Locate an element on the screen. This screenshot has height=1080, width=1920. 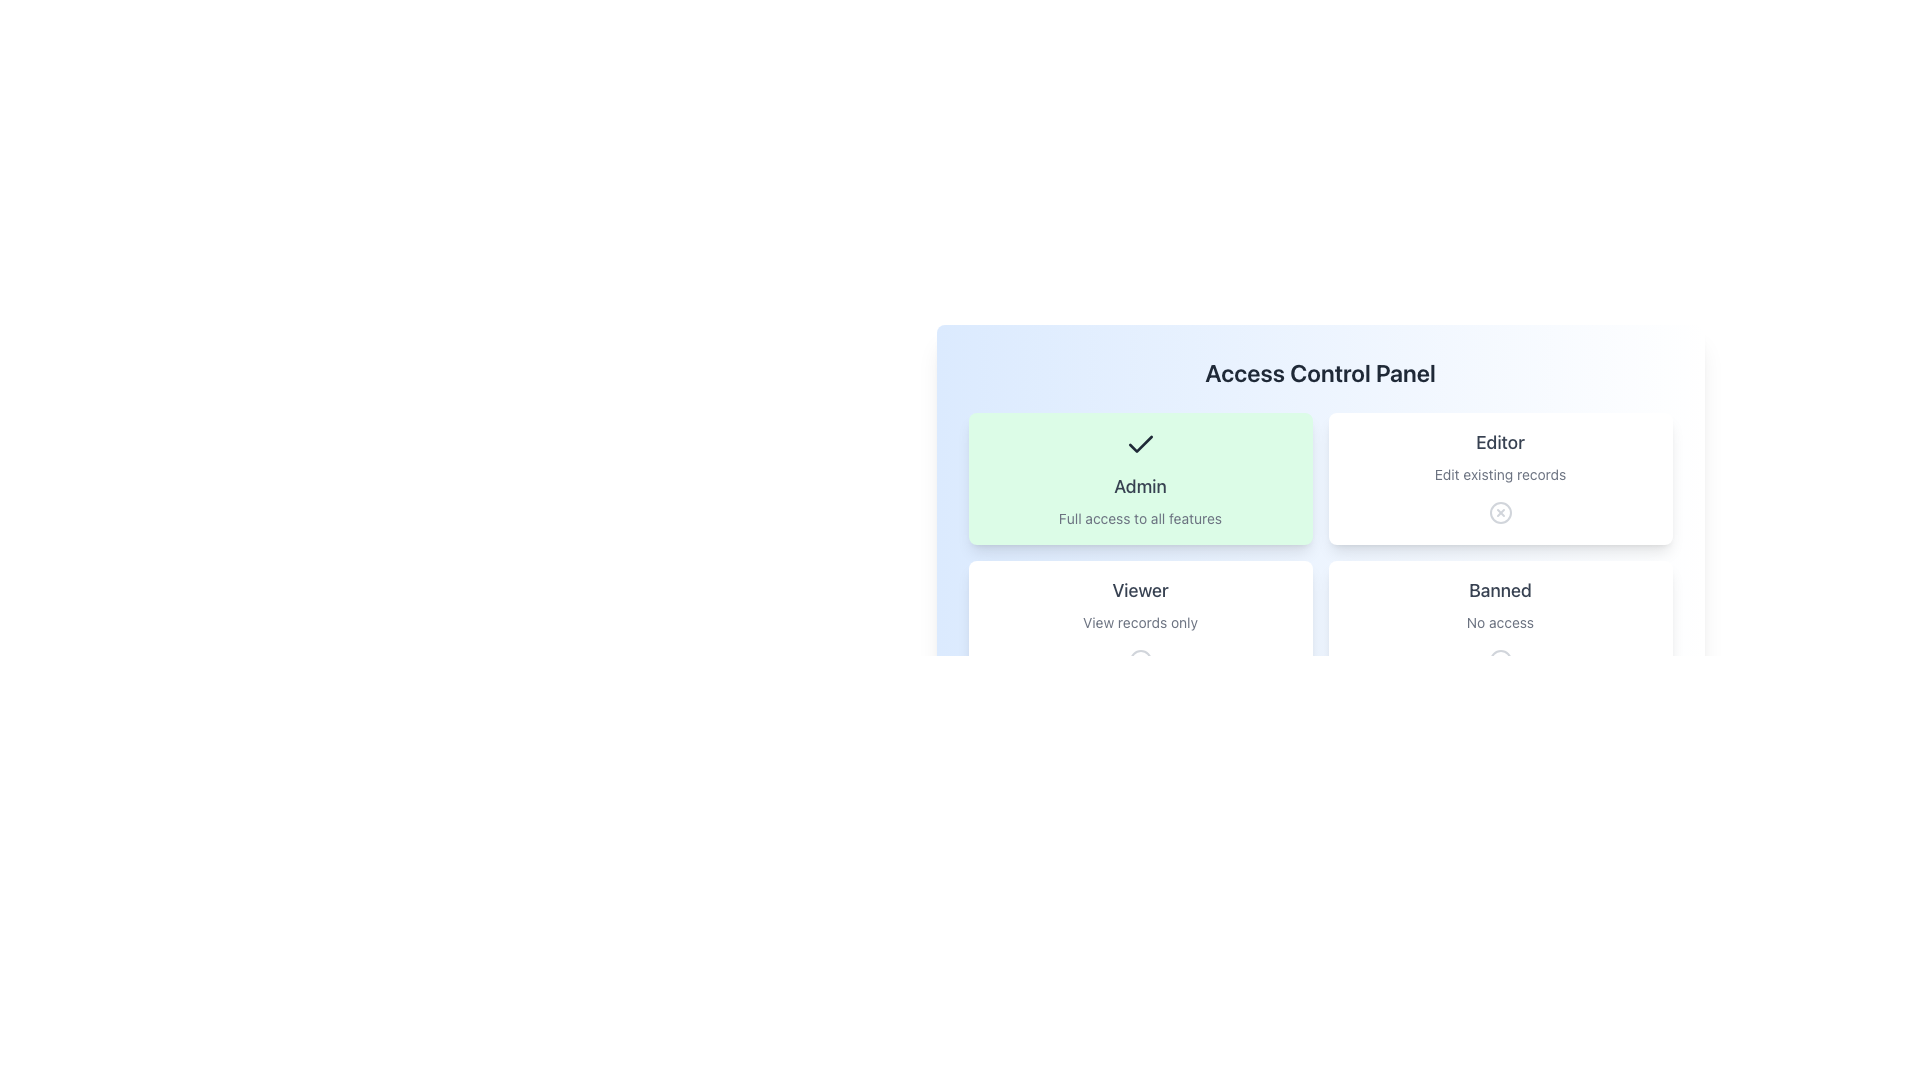
the circular decorative element with a light gray outline and white fill, located in the top-right section of the 'Editor' card is located at coordinates (1500, 512).